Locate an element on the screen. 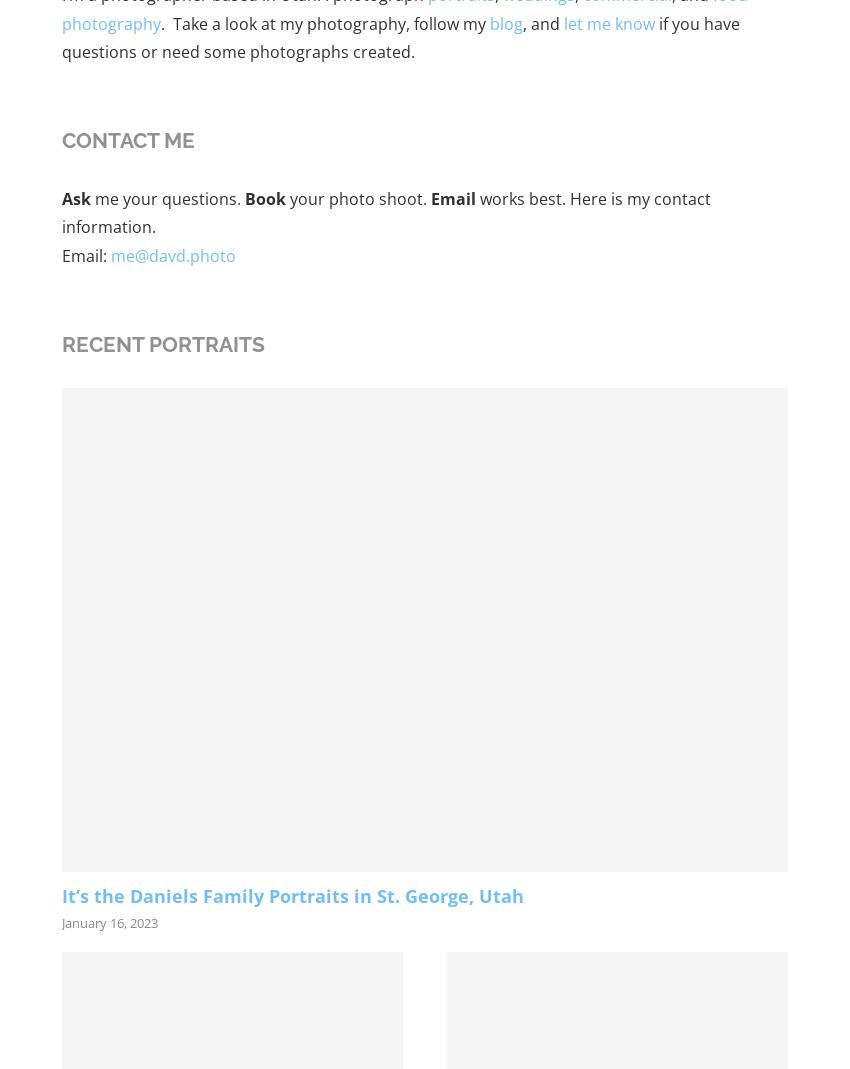  'me@davd.photo' is located at coordinates (172, 255).